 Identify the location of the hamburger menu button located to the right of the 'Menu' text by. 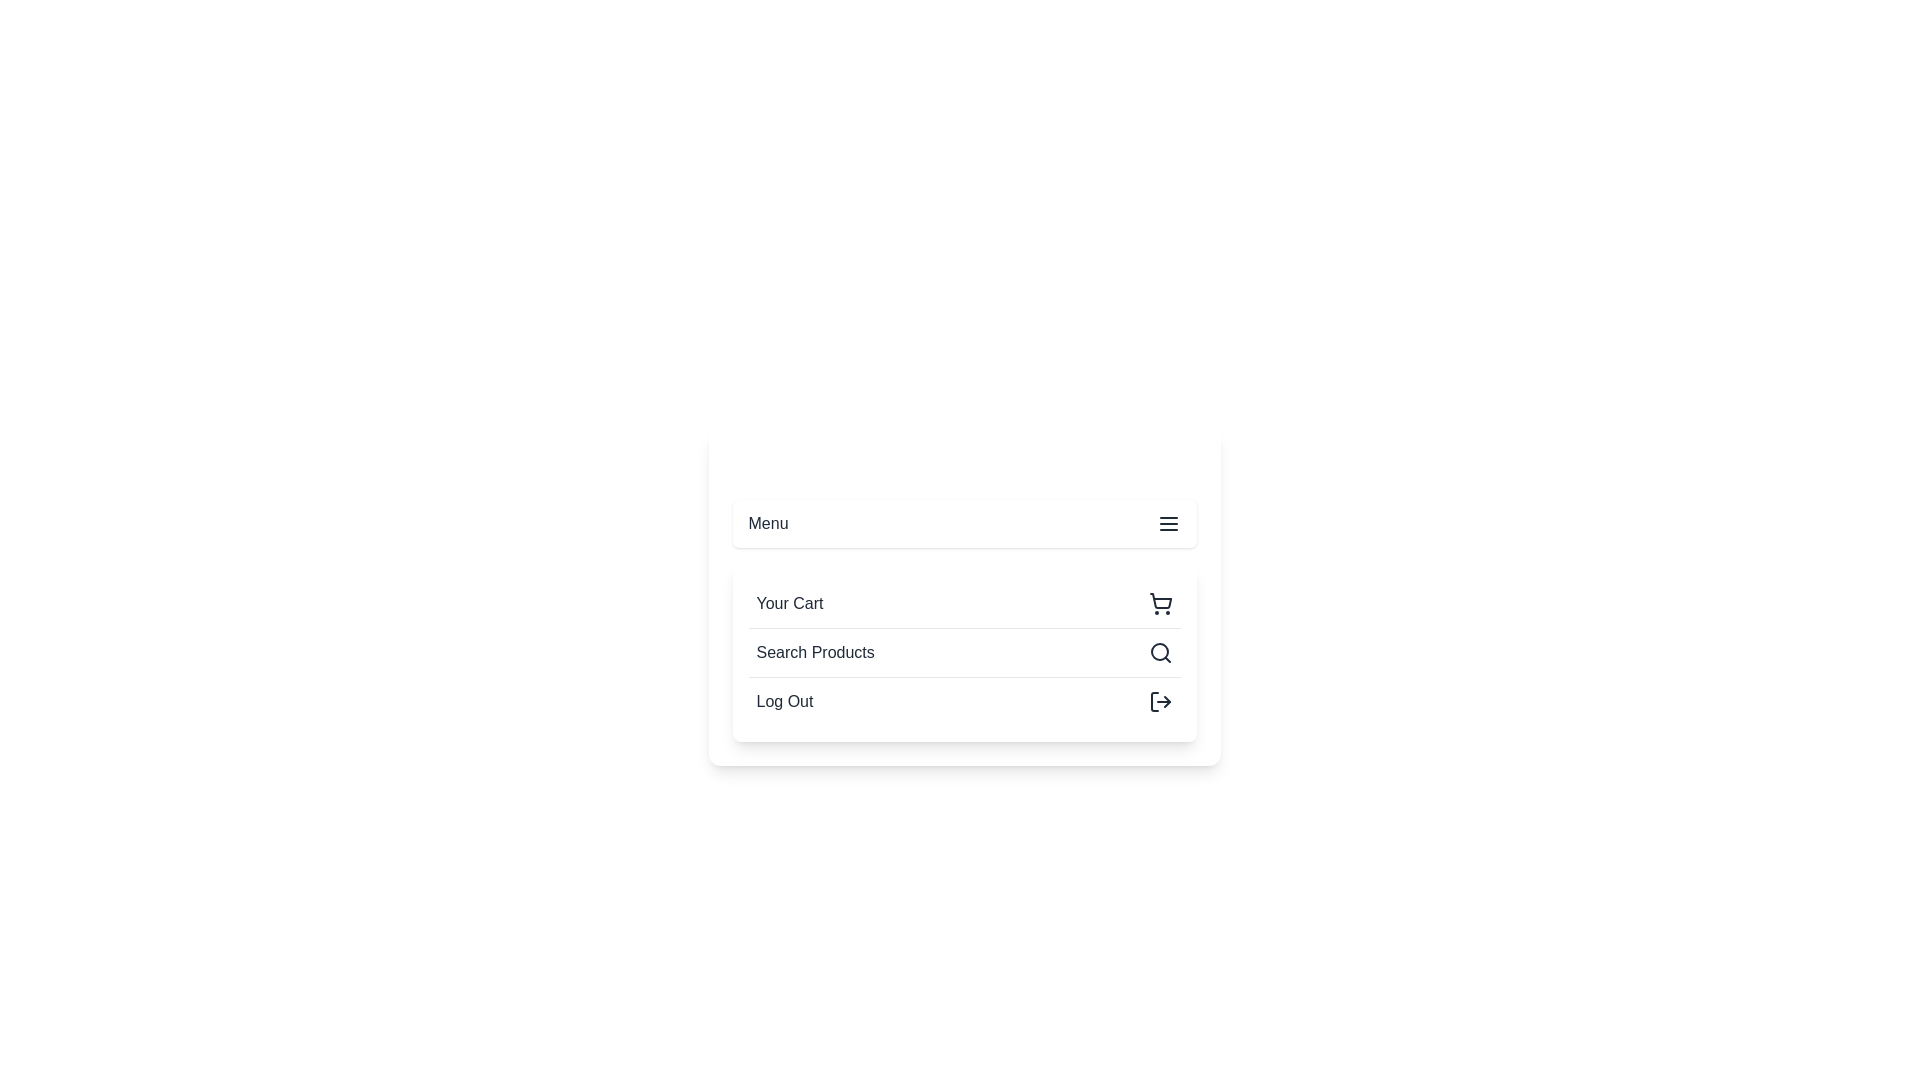
(1168, 523).